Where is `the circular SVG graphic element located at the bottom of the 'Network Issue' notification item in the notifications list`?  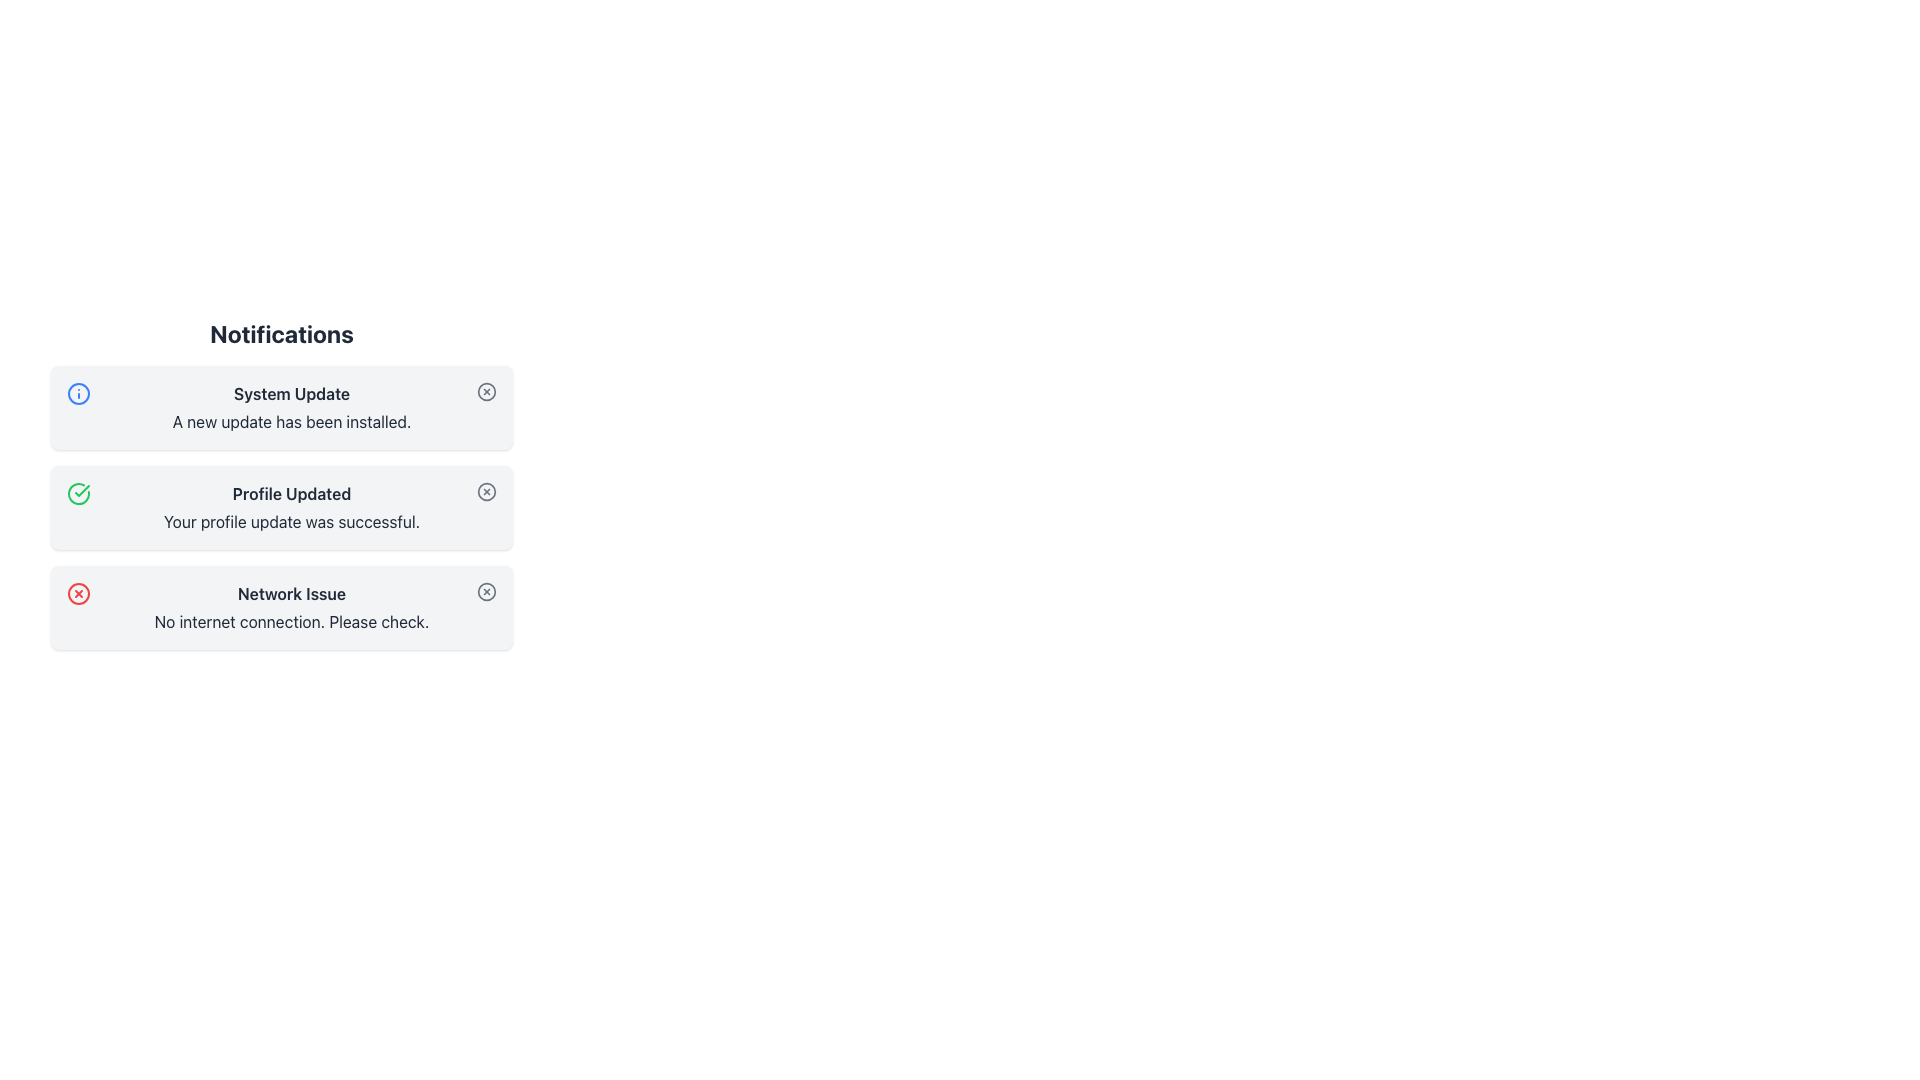
the circular SVG graphic element located at the bottom of the 'Network Issue' notification item in the notifications list is located at coordinates (486, 590).